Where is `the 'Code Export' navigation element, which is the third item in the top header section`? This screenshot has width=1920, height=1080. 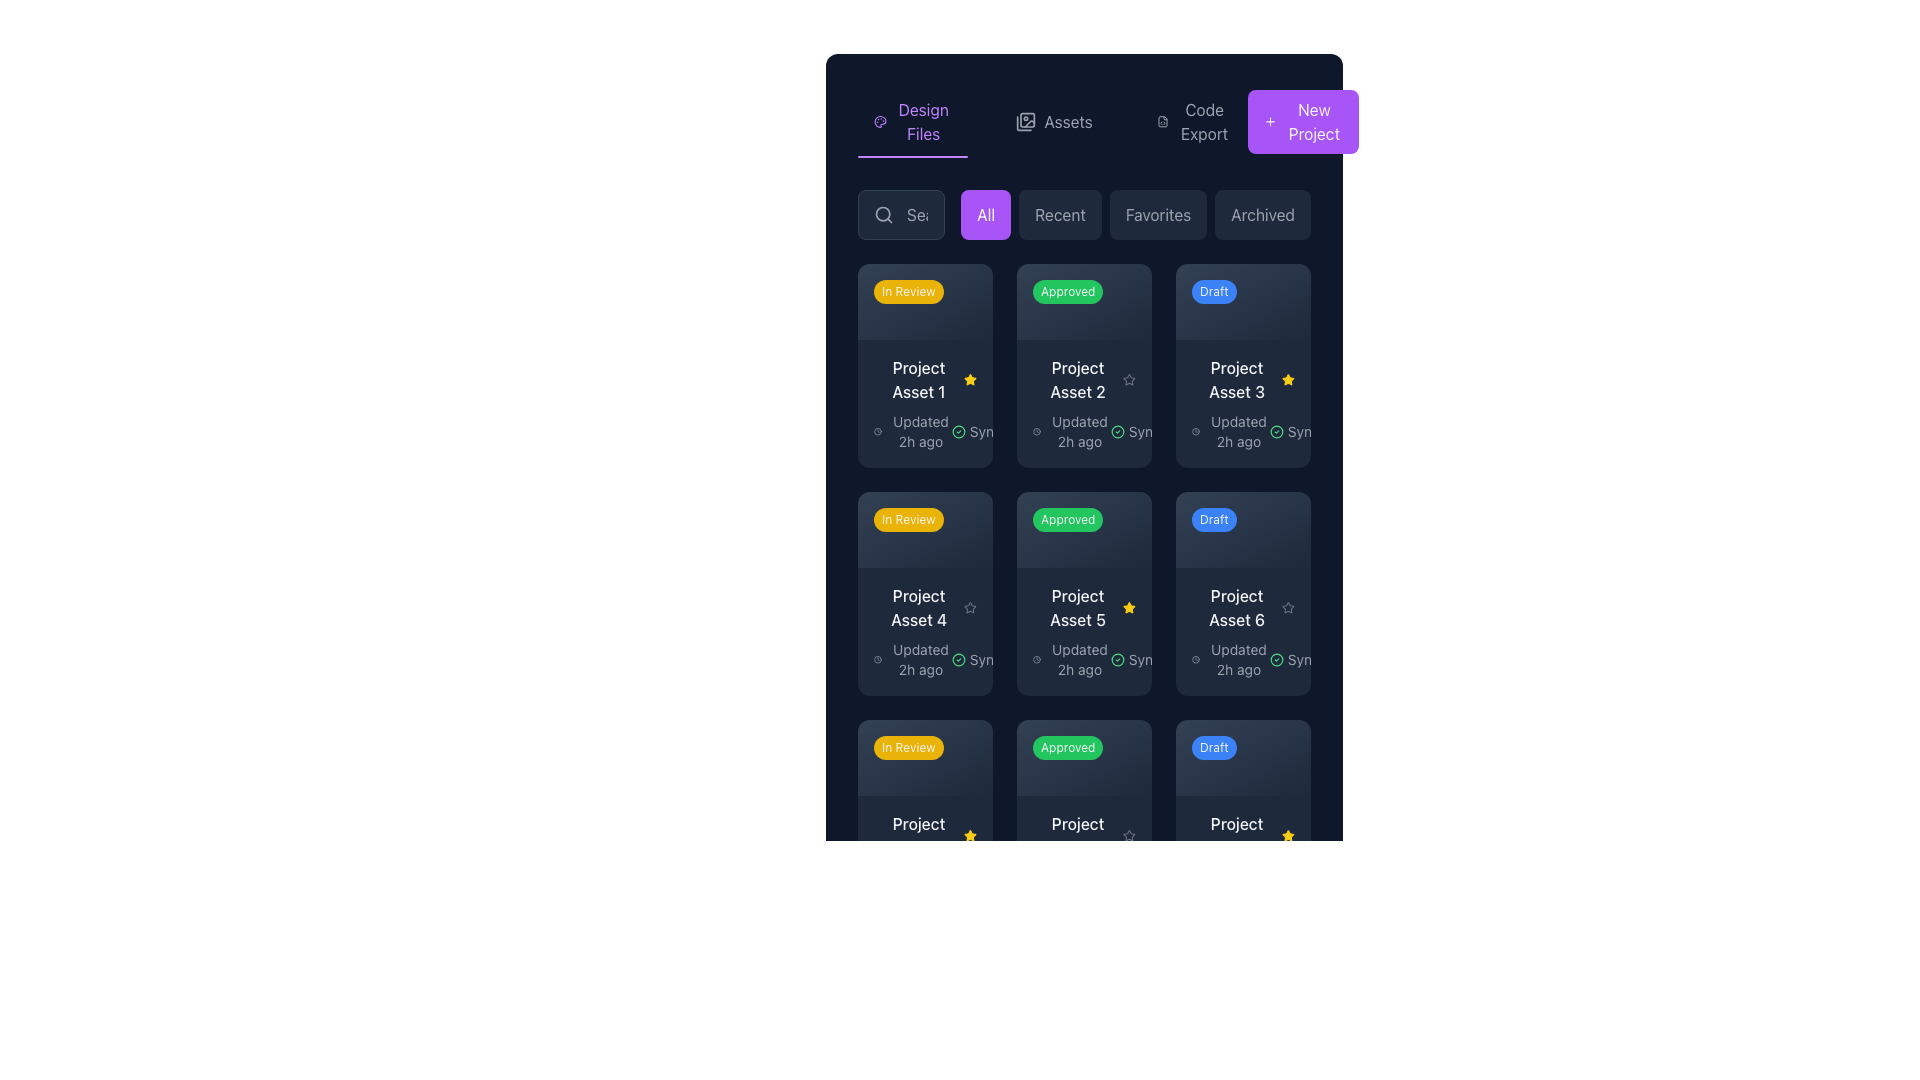
the 'Code Export' navigation element, which is the third item in the top header section is located at coordinates (1194, 122).